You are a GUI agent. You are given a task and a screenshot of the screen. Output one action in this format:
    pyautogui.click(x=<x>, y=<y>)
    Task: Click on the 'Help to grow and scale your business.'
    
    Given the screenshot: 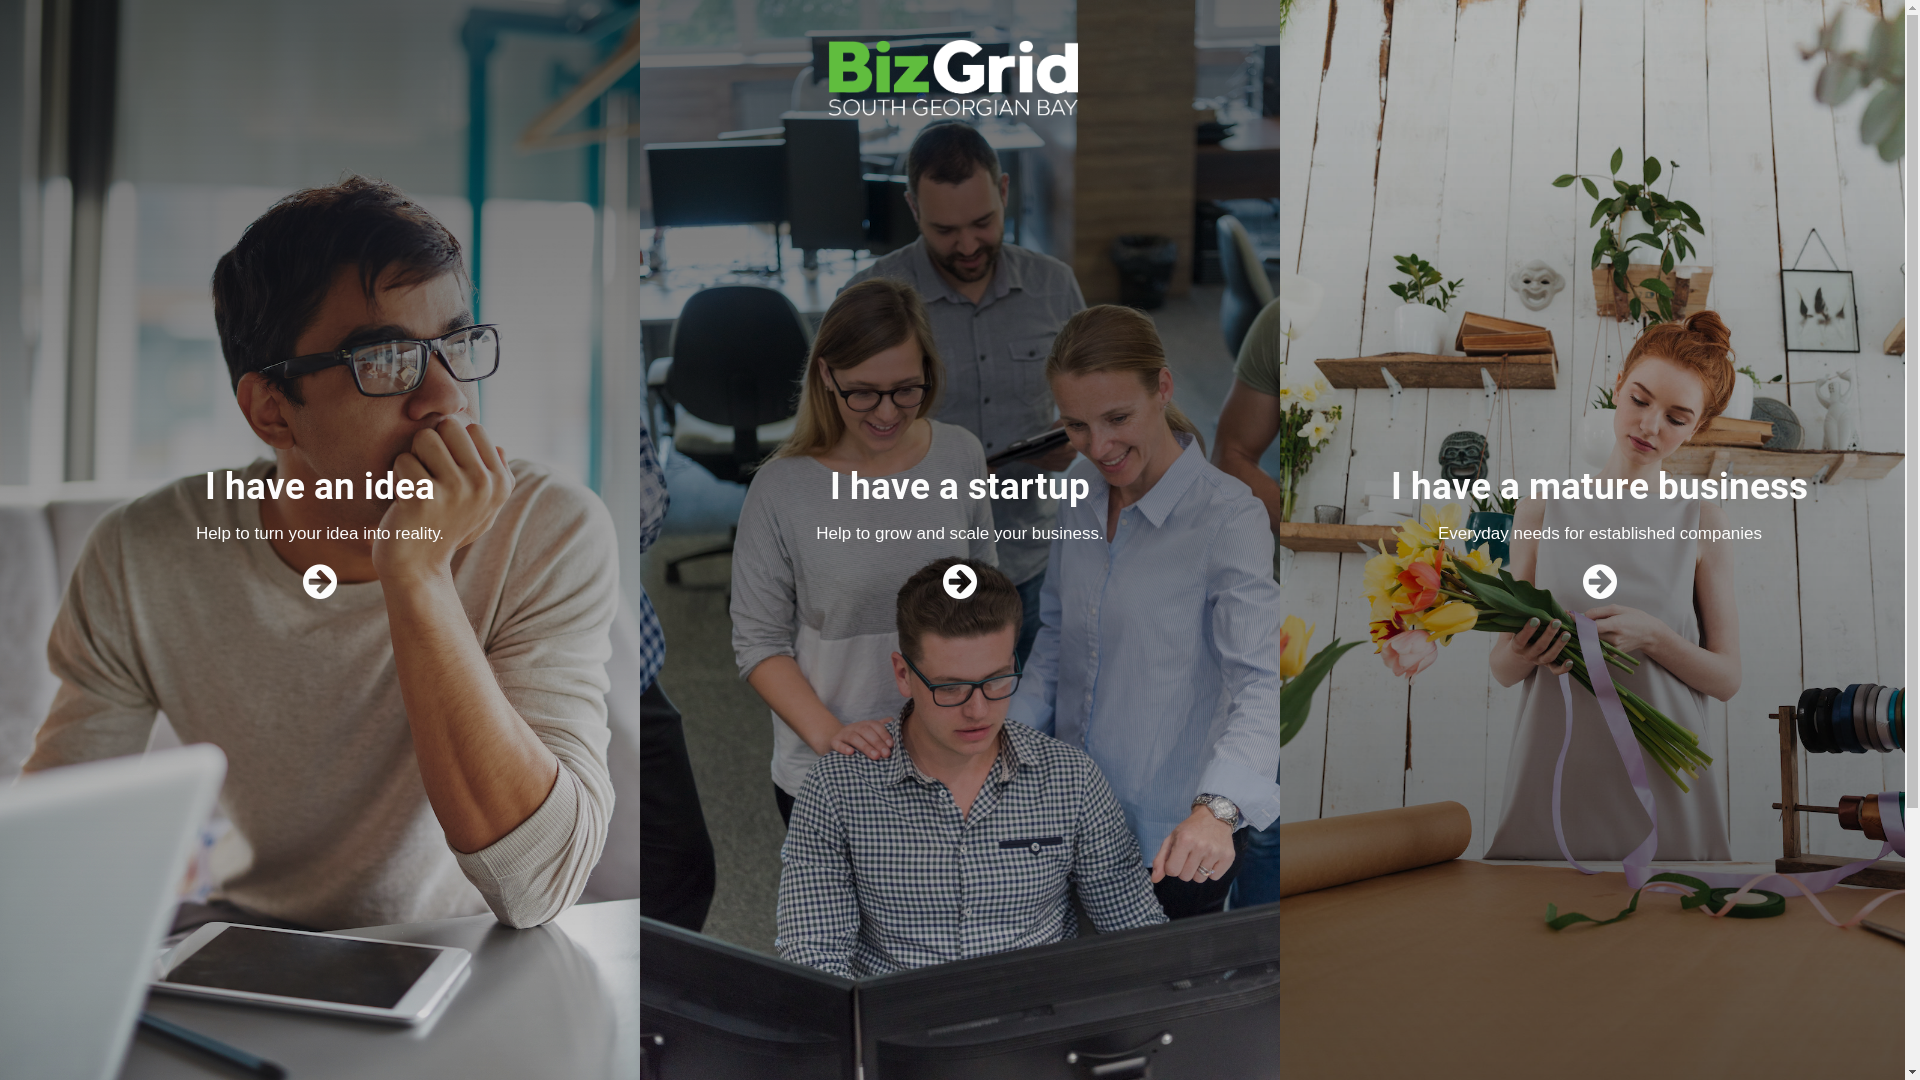 What is the action you would take?
    pyautogui.click(x=958, y=532)
    